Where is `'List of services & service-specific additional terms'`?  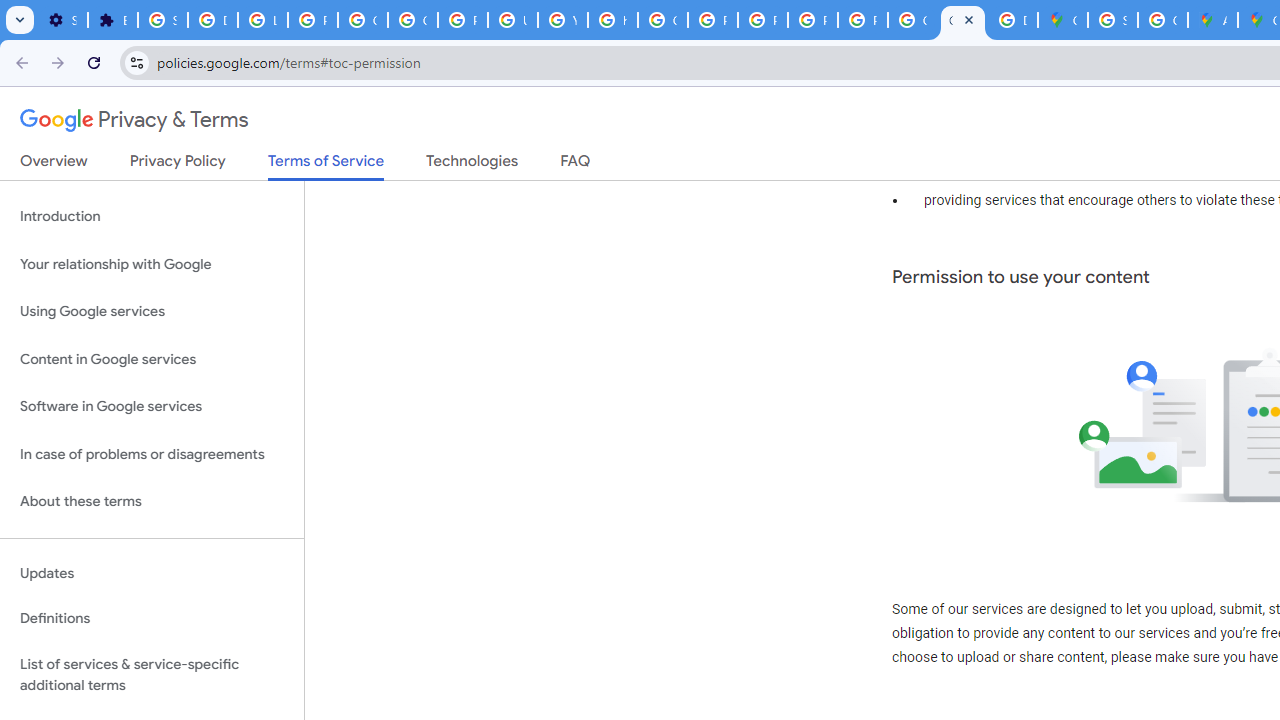 'List of services & service-specific additional terms' is located at coordinates (151, 675).